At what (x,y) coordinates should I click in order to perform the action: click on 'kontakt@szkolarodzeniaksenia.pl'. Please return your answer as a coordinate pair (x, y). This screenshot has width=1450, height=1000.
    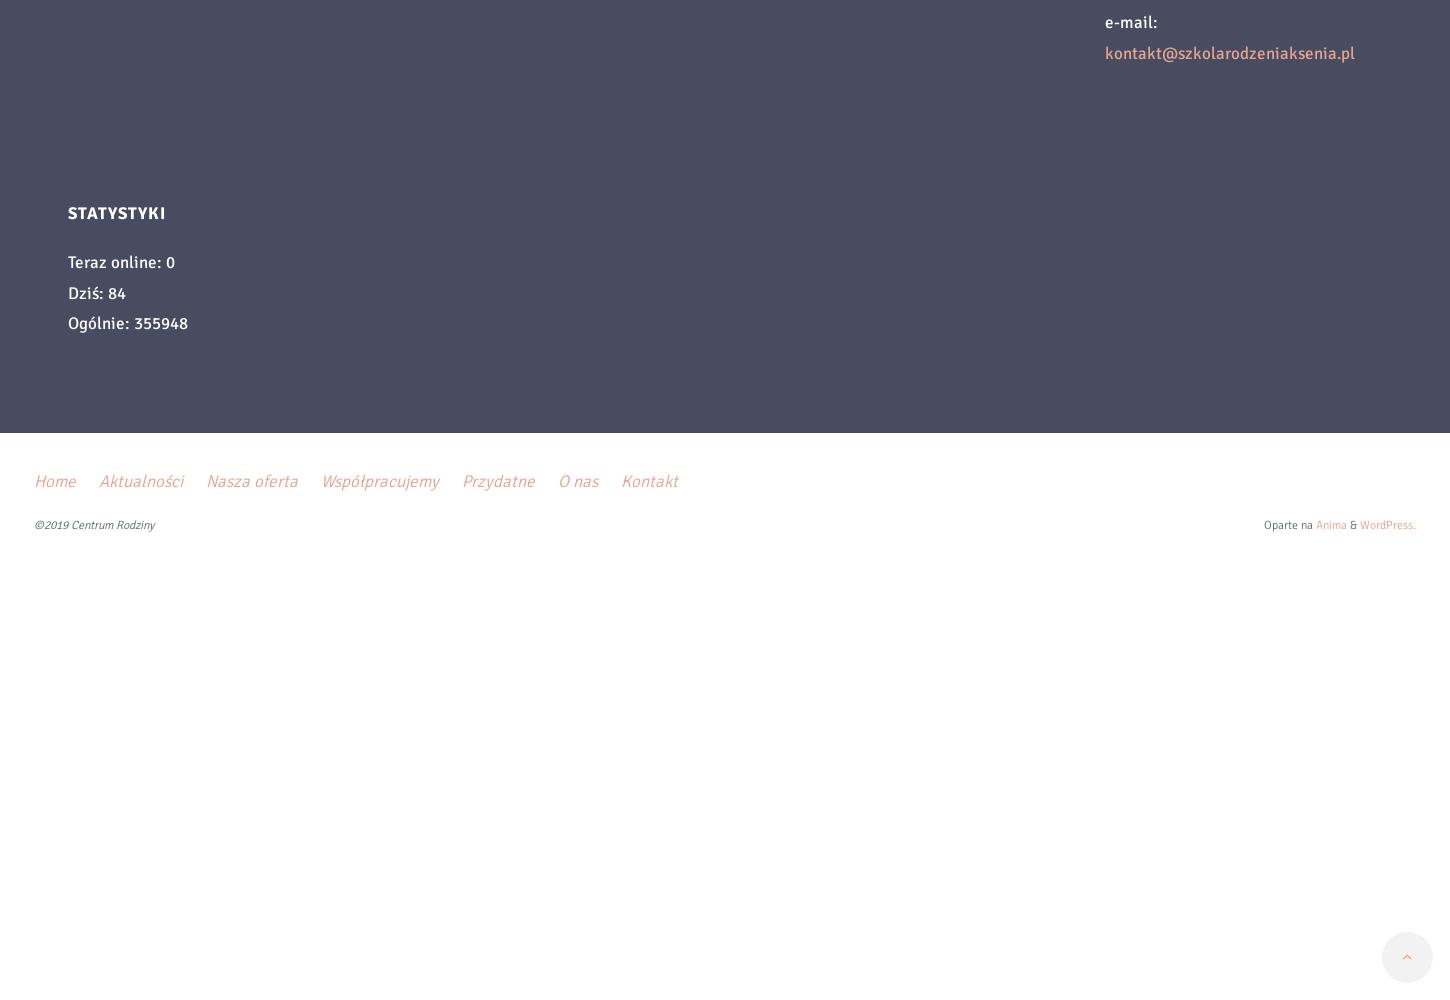
    Looking at the image, I should click on (1229, 53).